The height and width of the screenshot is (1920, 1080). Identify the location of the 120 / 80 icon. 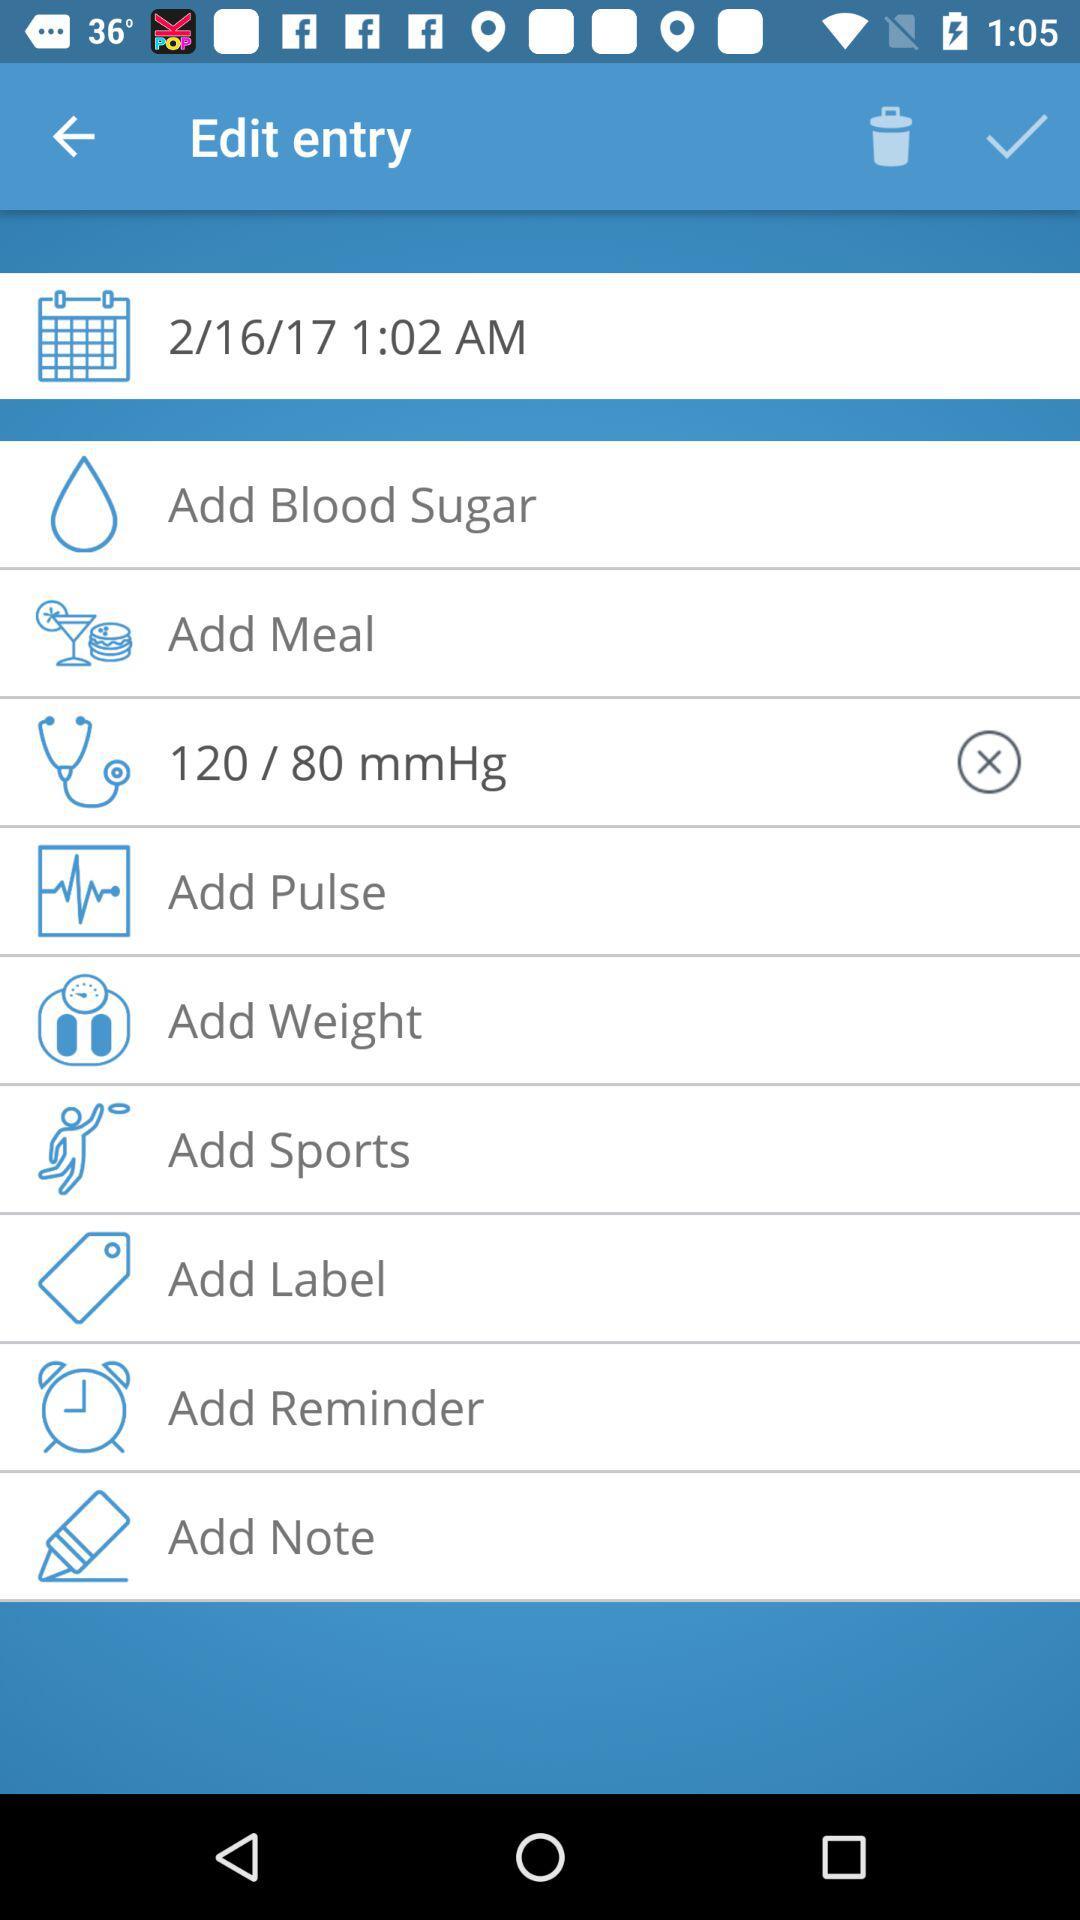
(255, 760).